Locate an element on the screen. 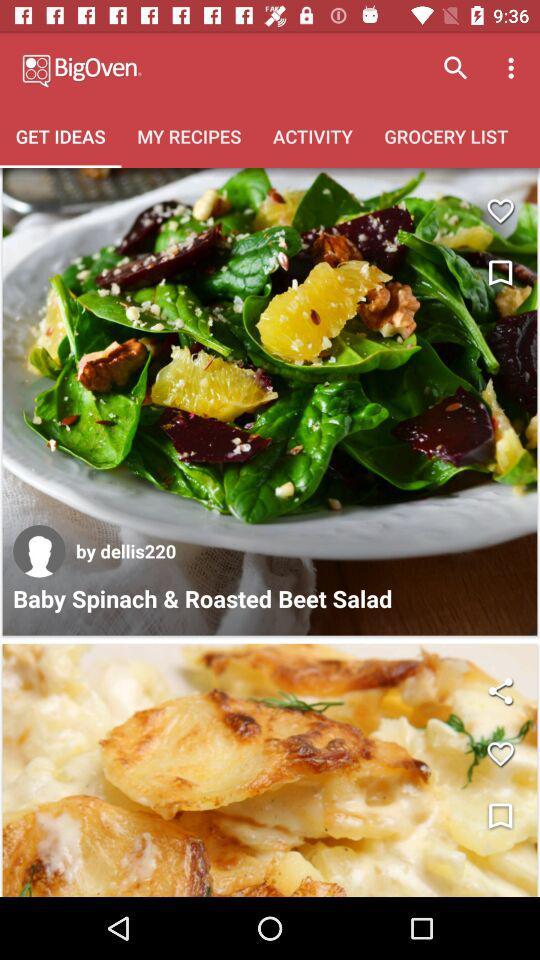 The image size is (540, 960). the icon above baby spinach roasted item is located at coordinates (126, 551).